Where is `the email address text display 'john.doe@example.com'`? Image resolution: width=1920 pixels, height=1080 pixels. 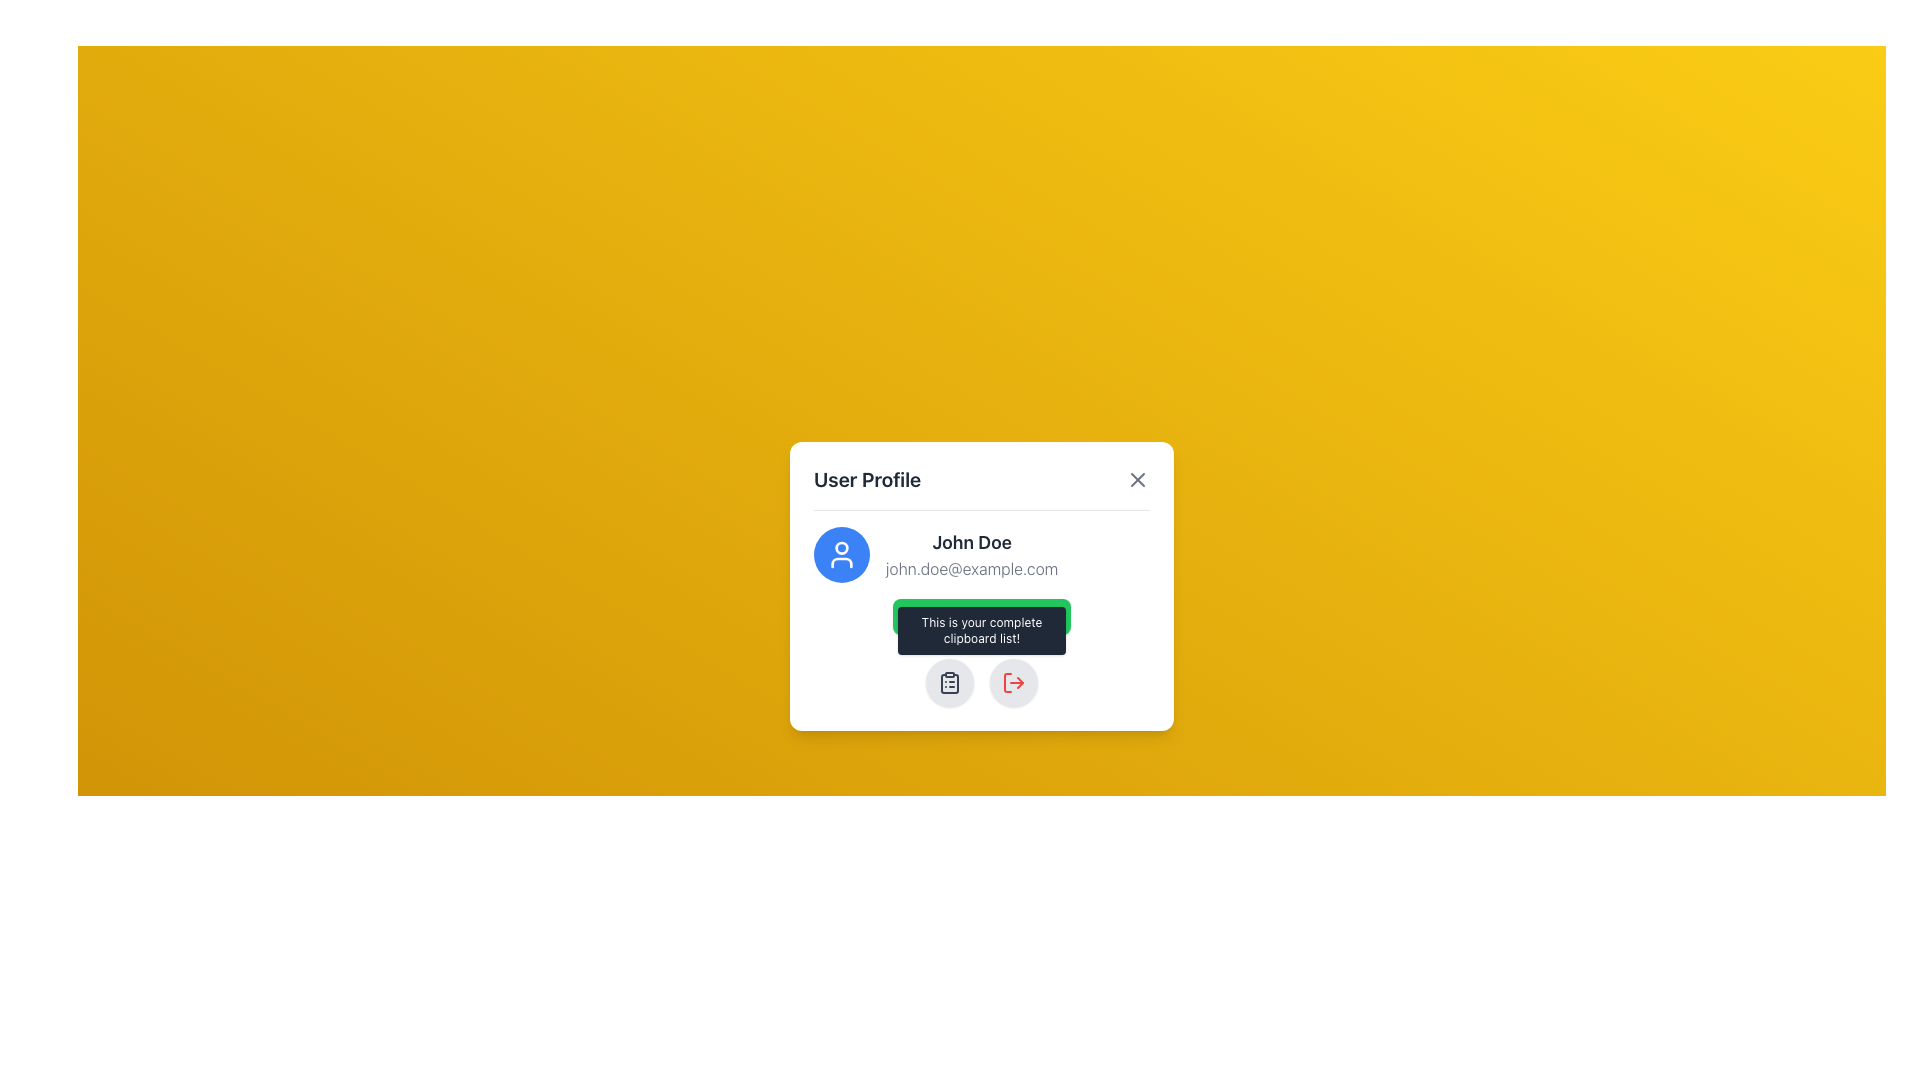
the email address text display 'john.doe@example.com' is located at coordinates (972, 568).